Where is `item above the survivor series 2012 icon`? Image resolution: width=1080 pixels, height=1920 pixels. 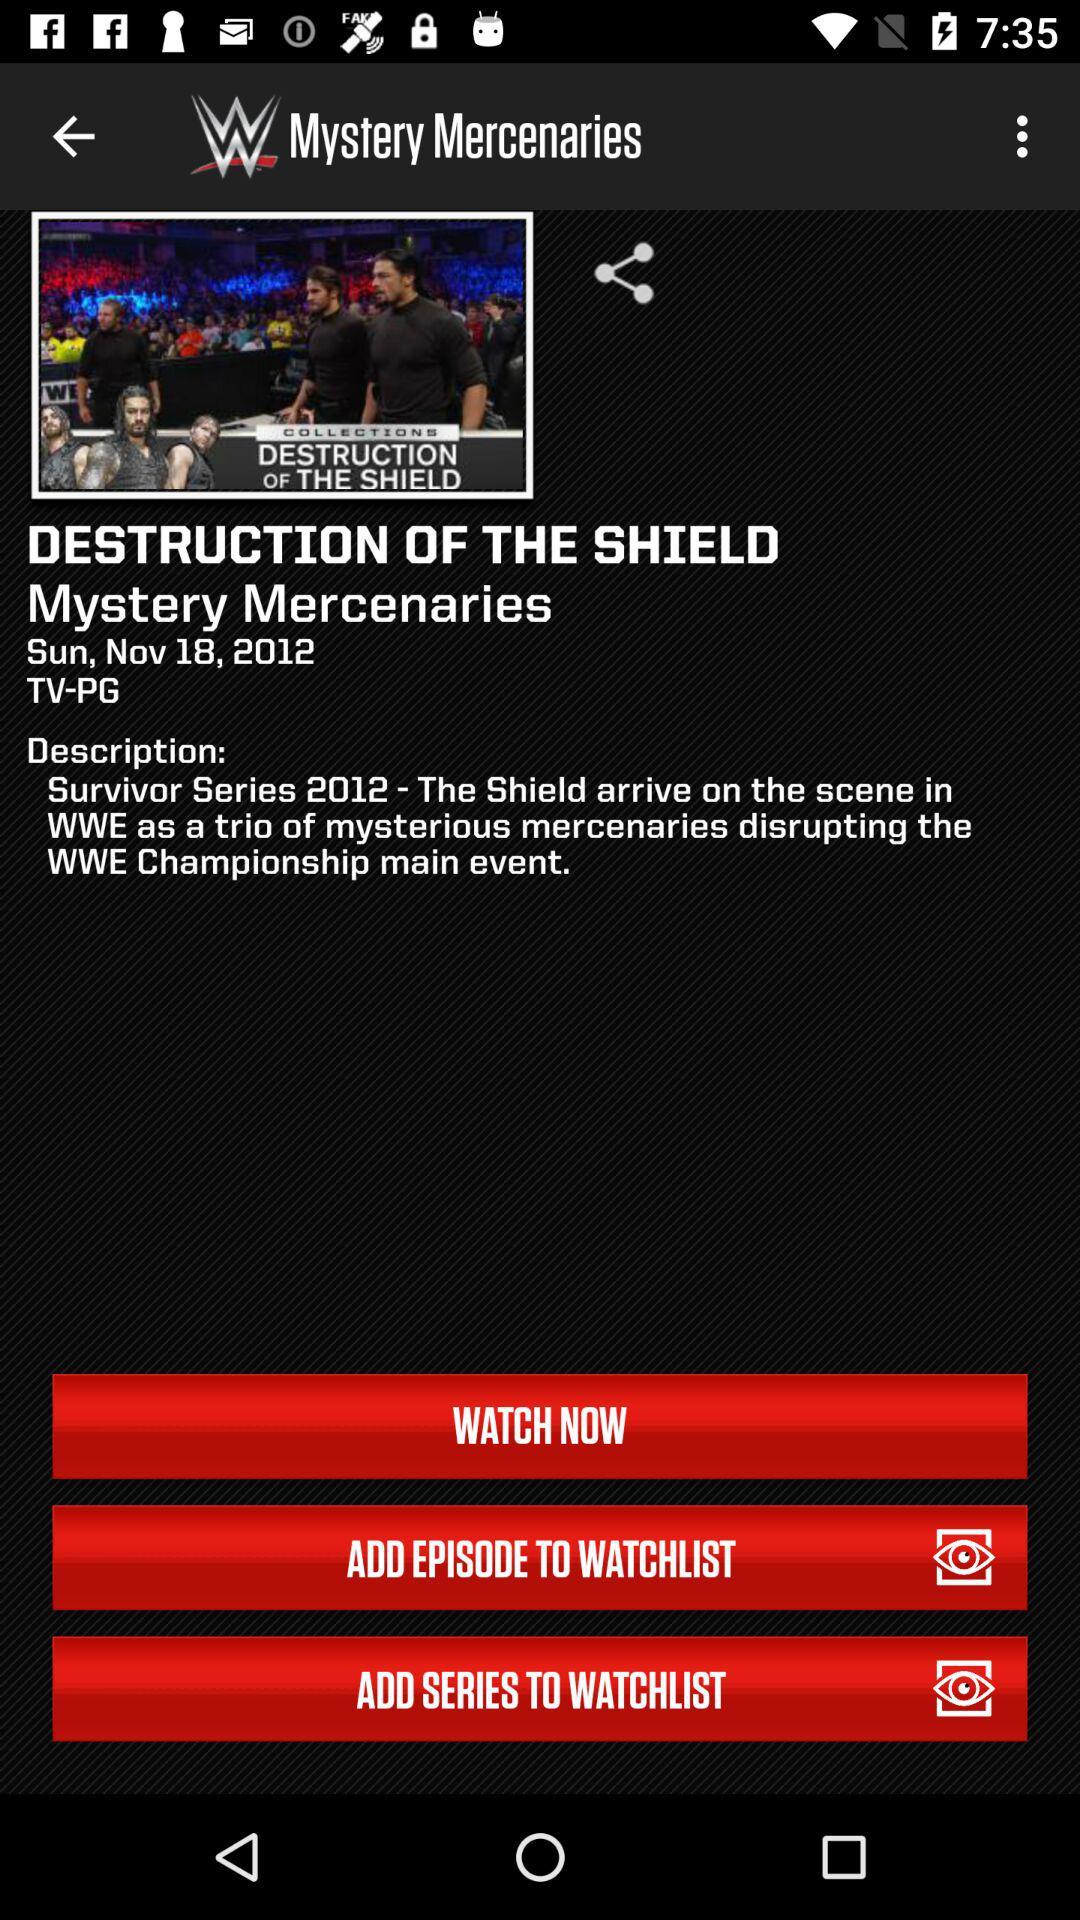 item above the survivor series 2012 icon is located at coordinates (1027, 135).